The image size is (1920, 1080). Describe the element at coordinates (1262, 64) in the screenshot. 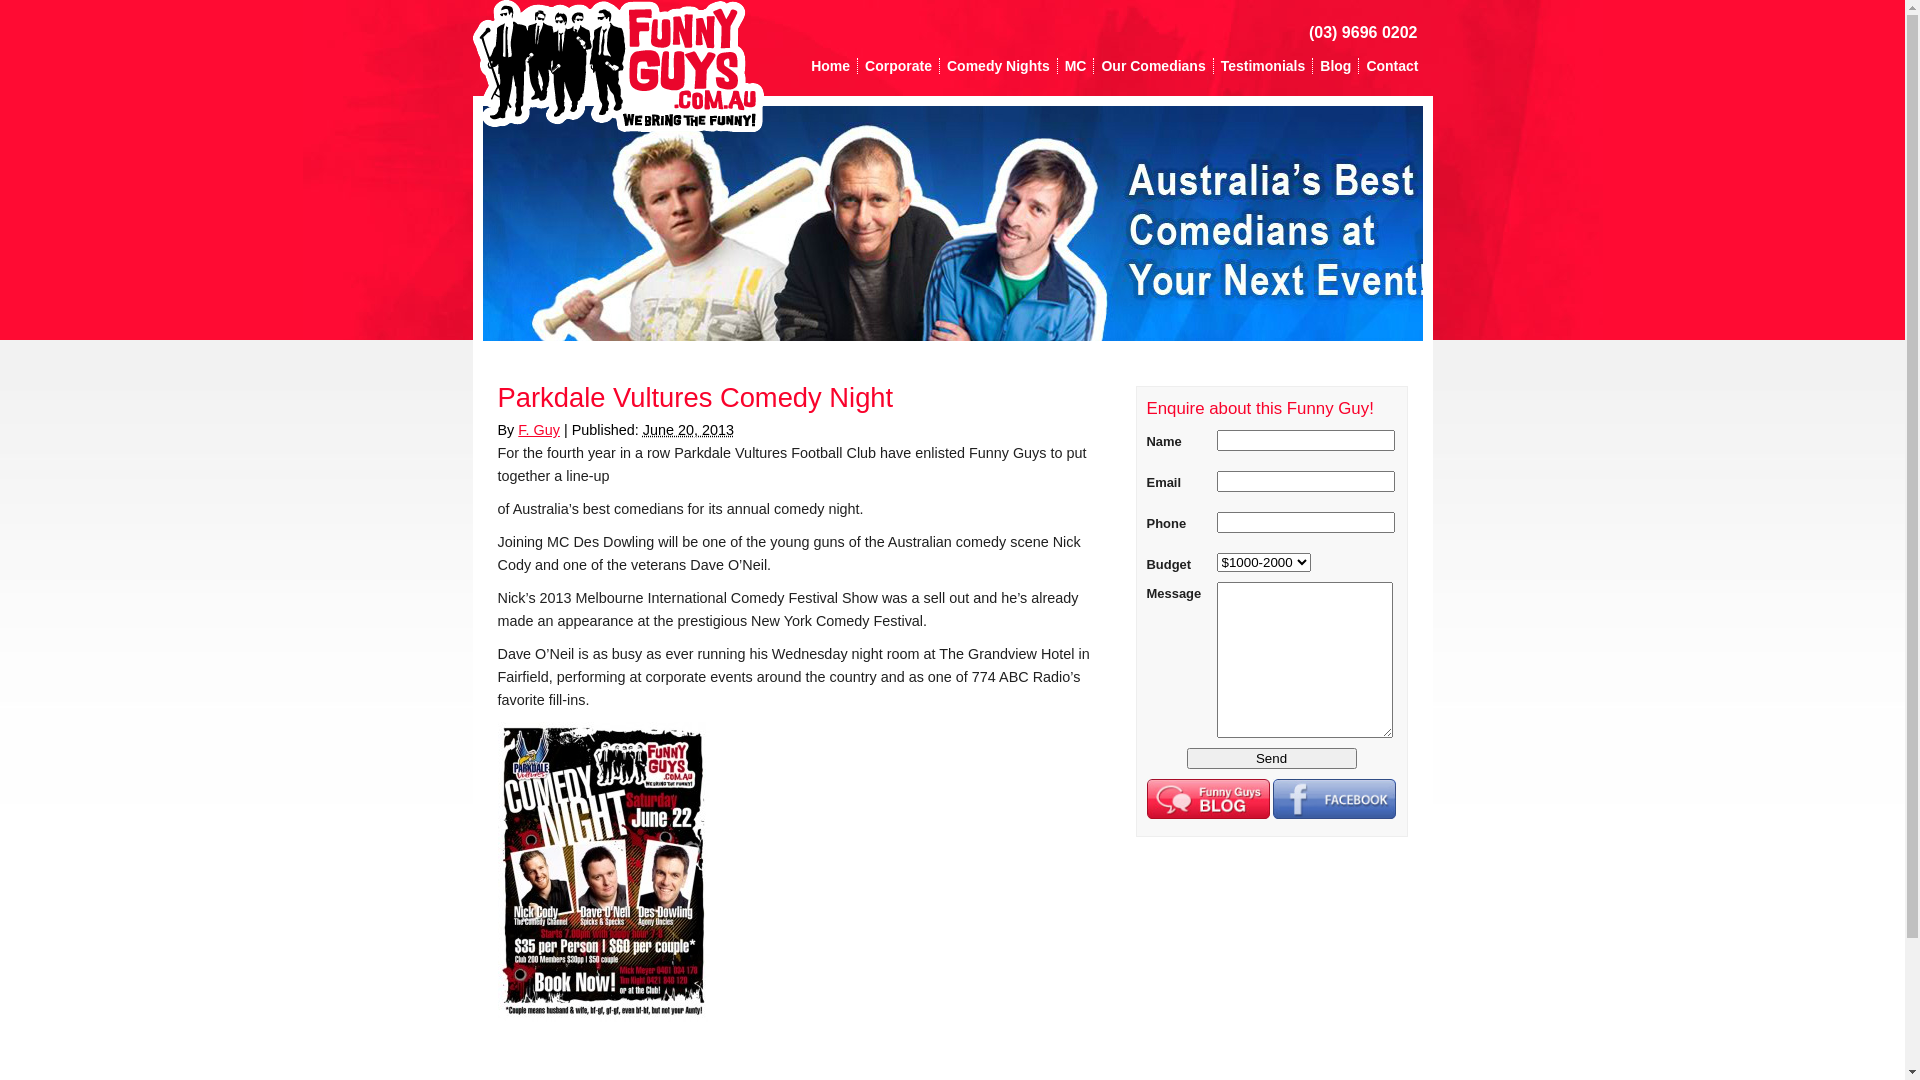

I see `'Testimonials'` at that location.